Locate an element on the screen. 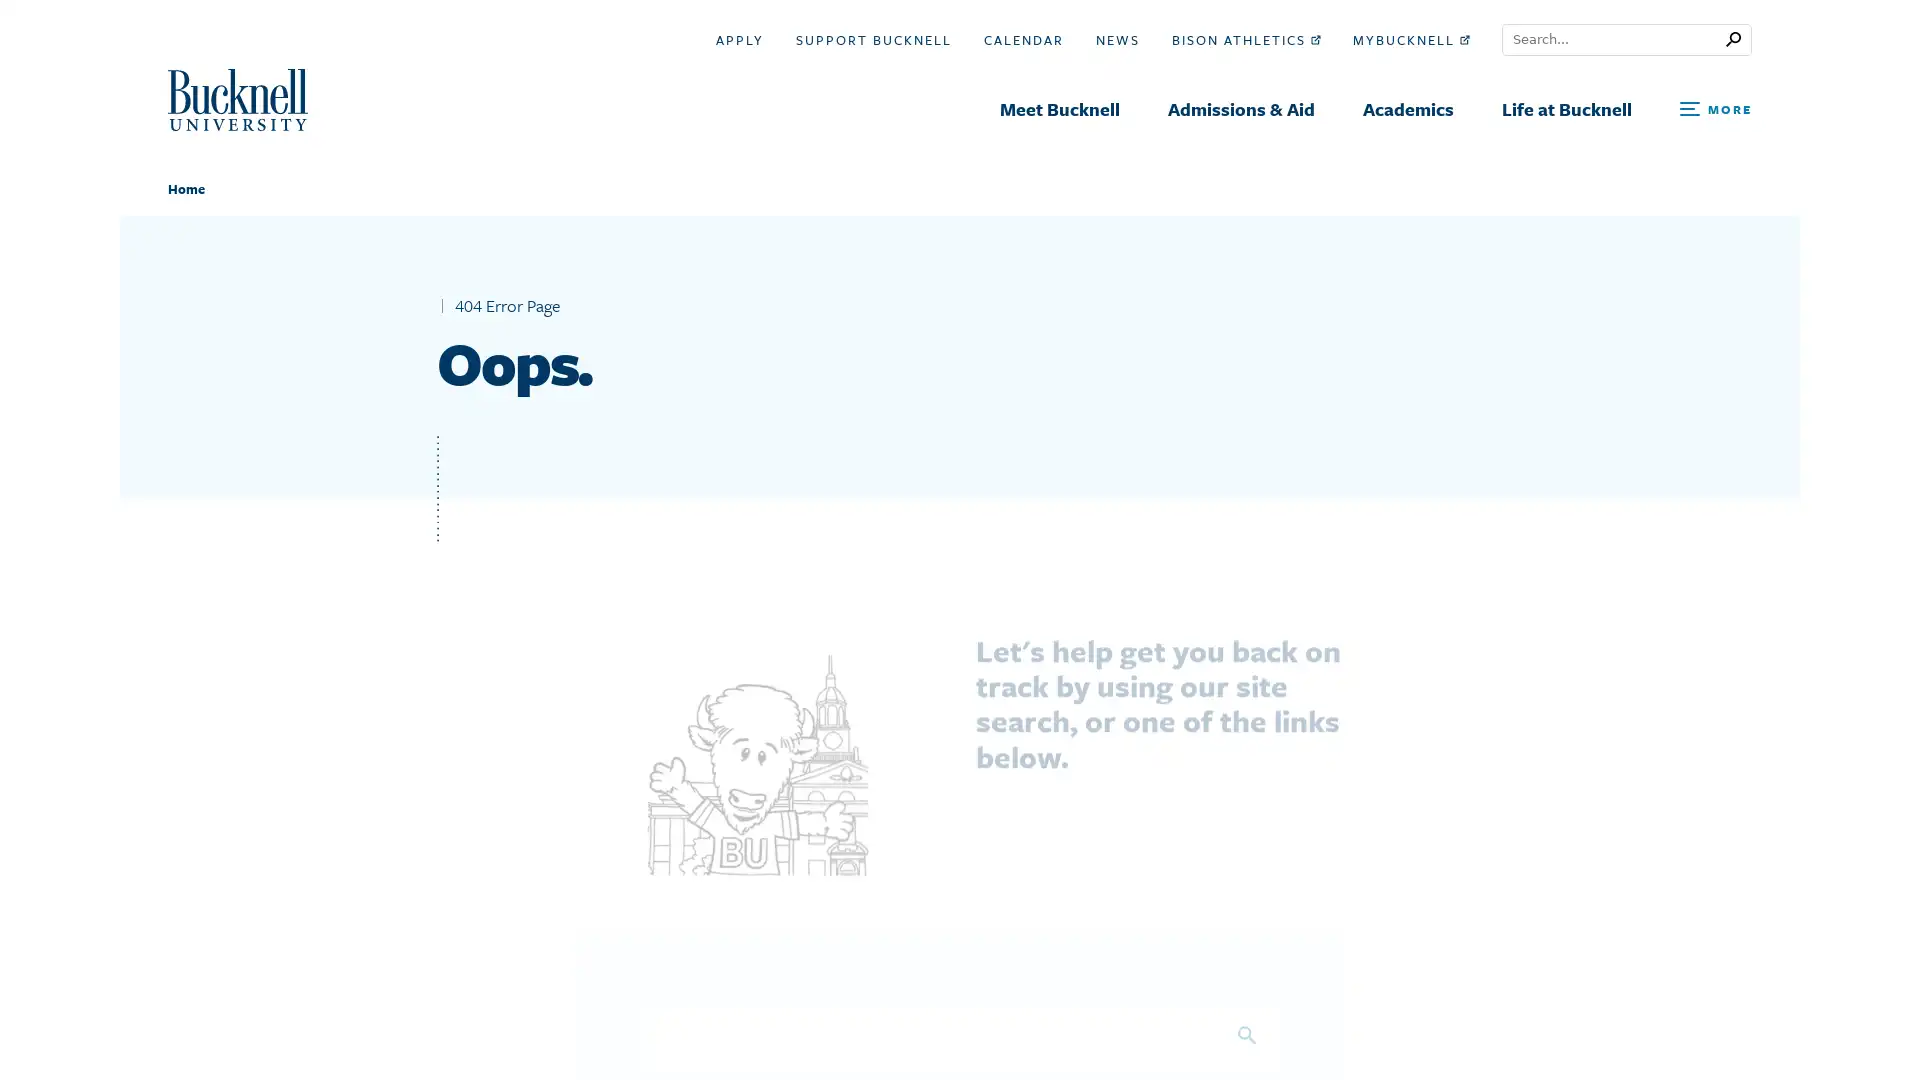  Open Search and Additional Links is located at coordinates (1715, 109).